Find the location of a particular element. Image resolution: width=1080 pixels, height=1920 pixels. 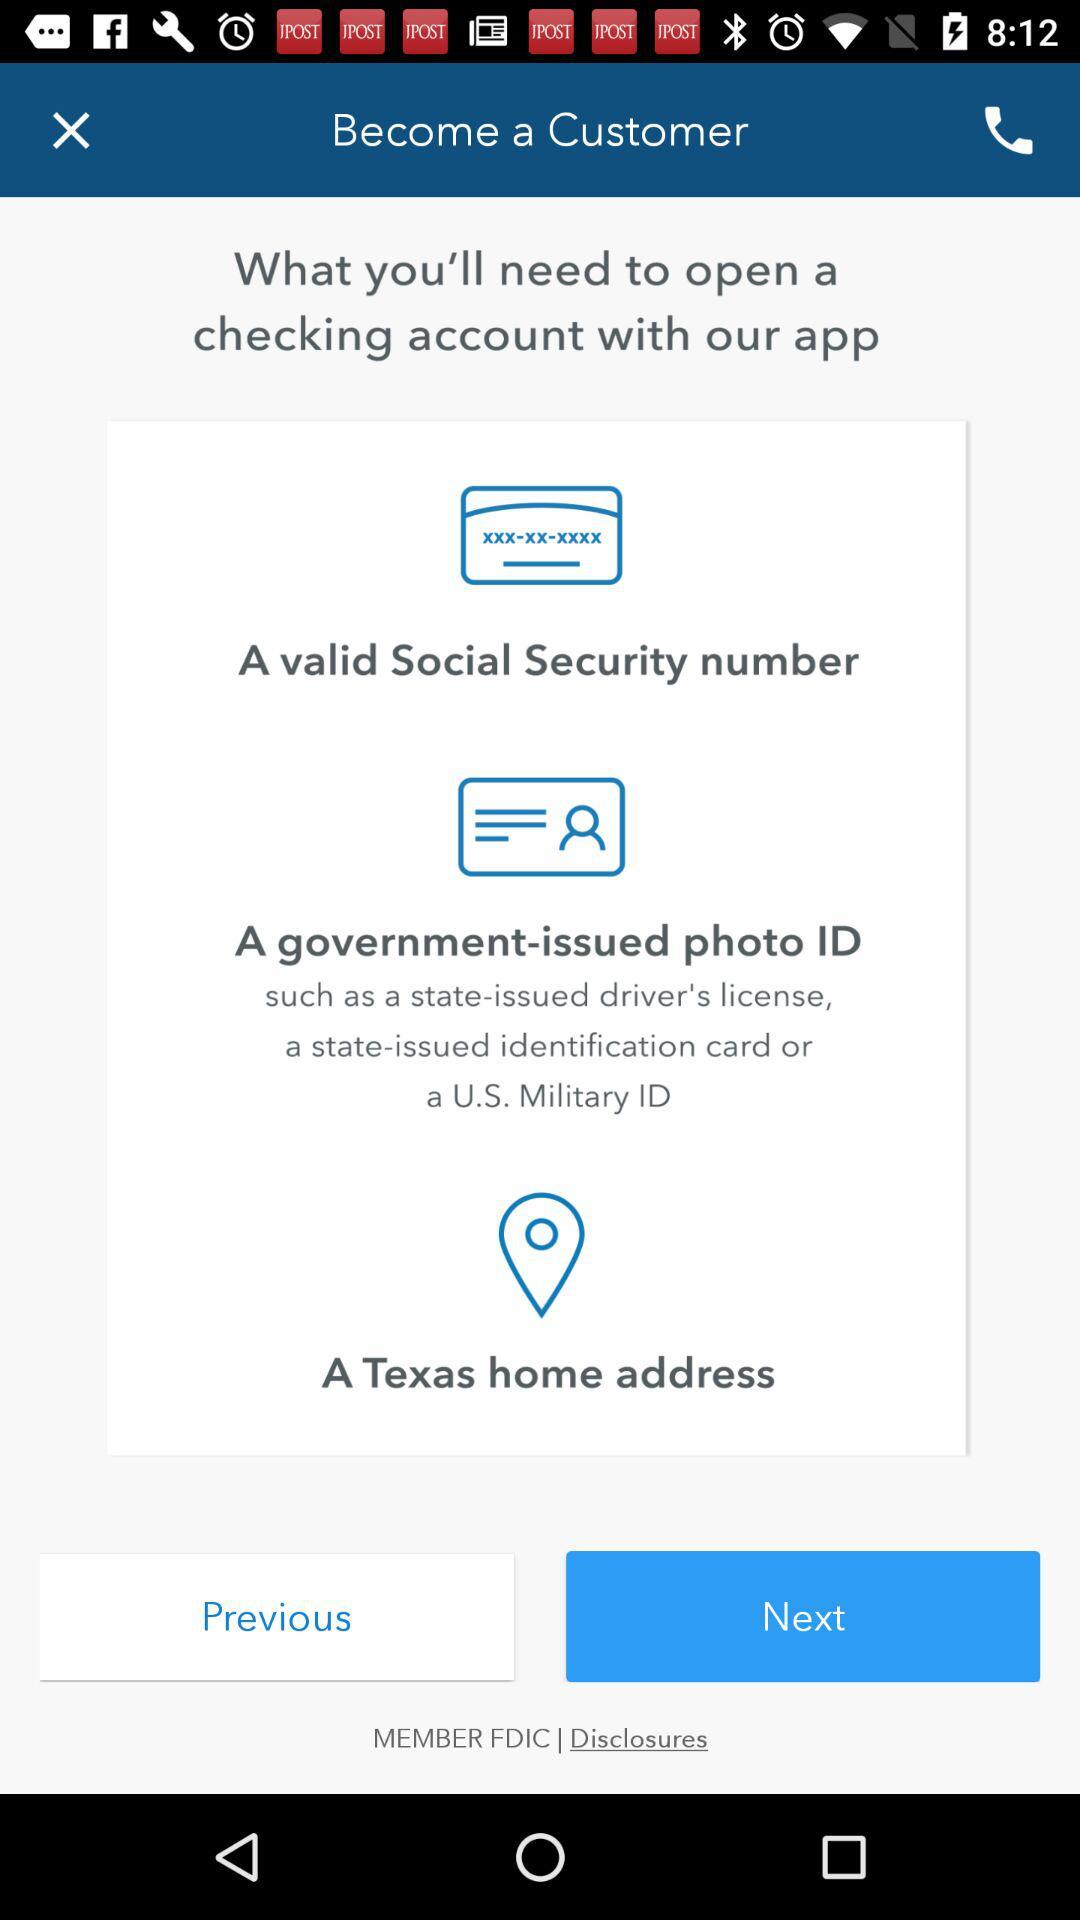

next icon is located at coordinates (802, 1616).